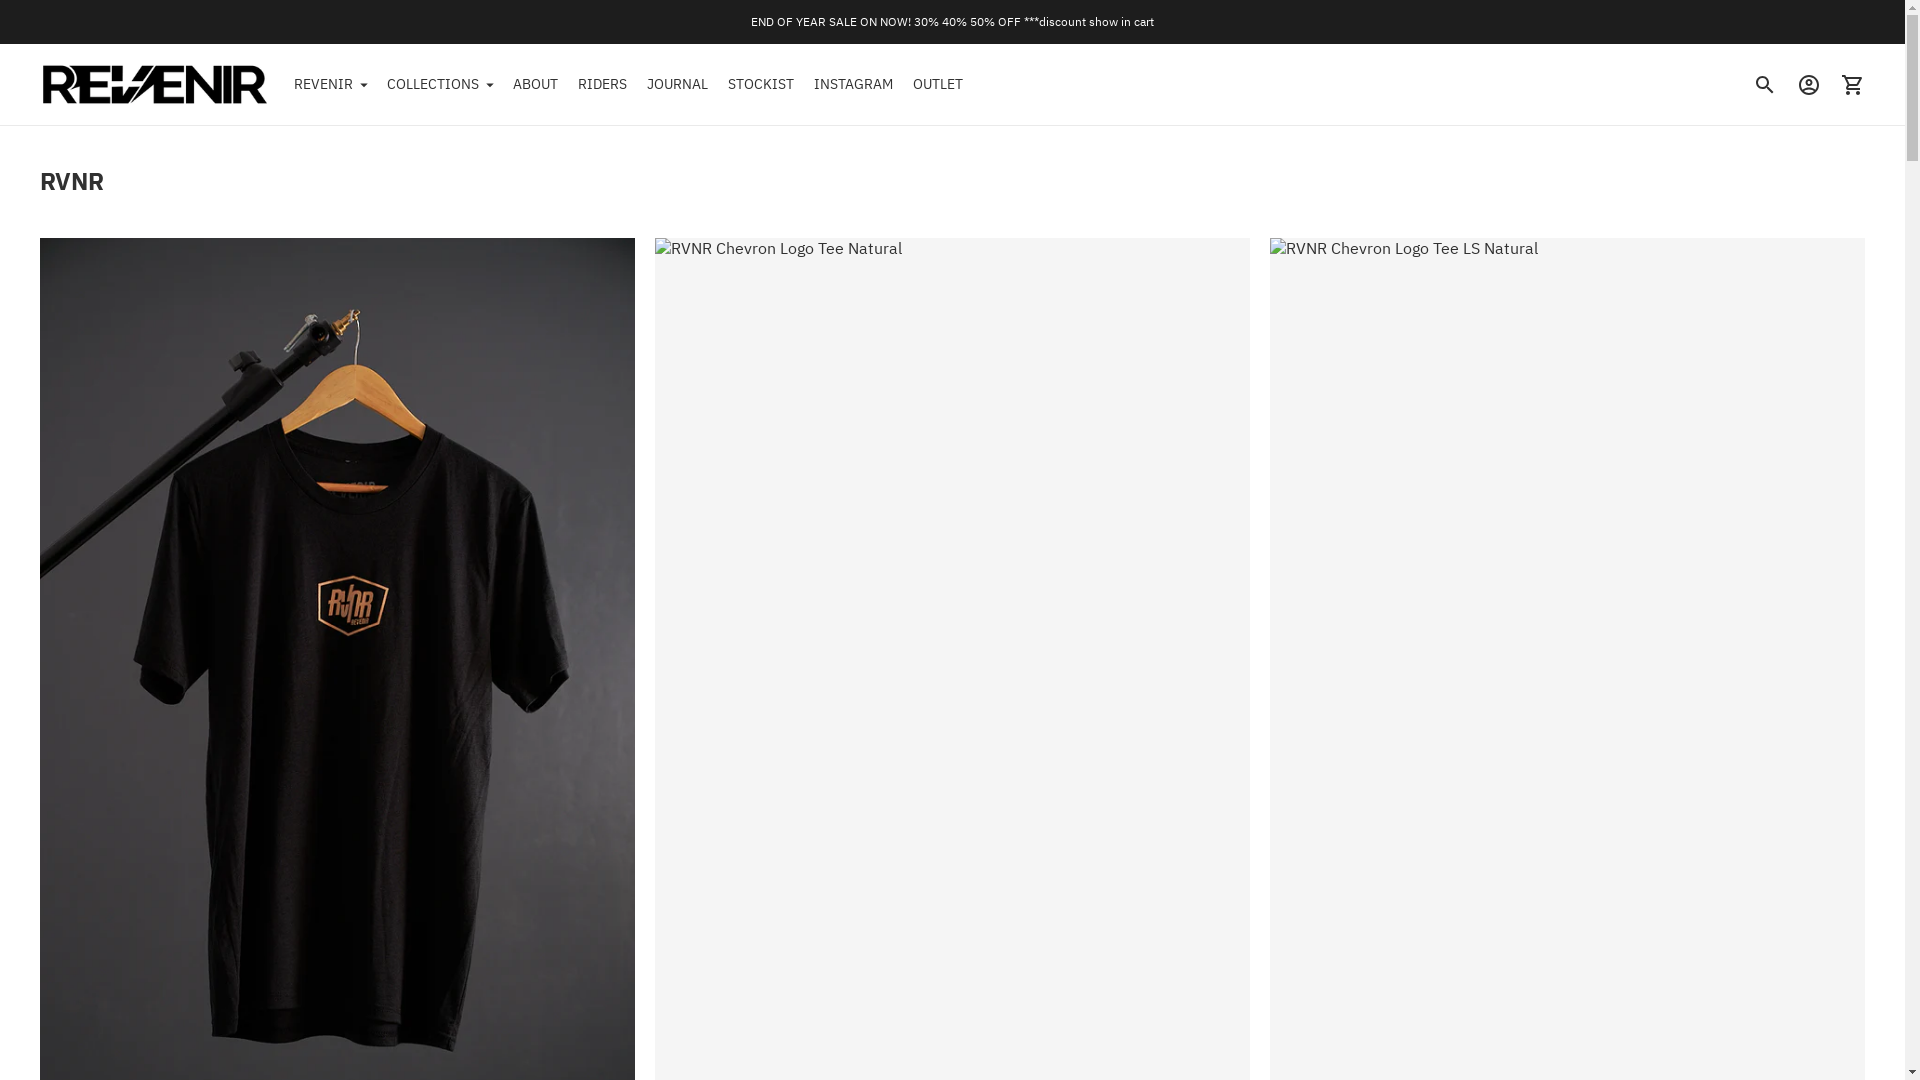  Describe the element at coordinates (601, 83) in the screenshot. I see `'RIDERS'` at that location.